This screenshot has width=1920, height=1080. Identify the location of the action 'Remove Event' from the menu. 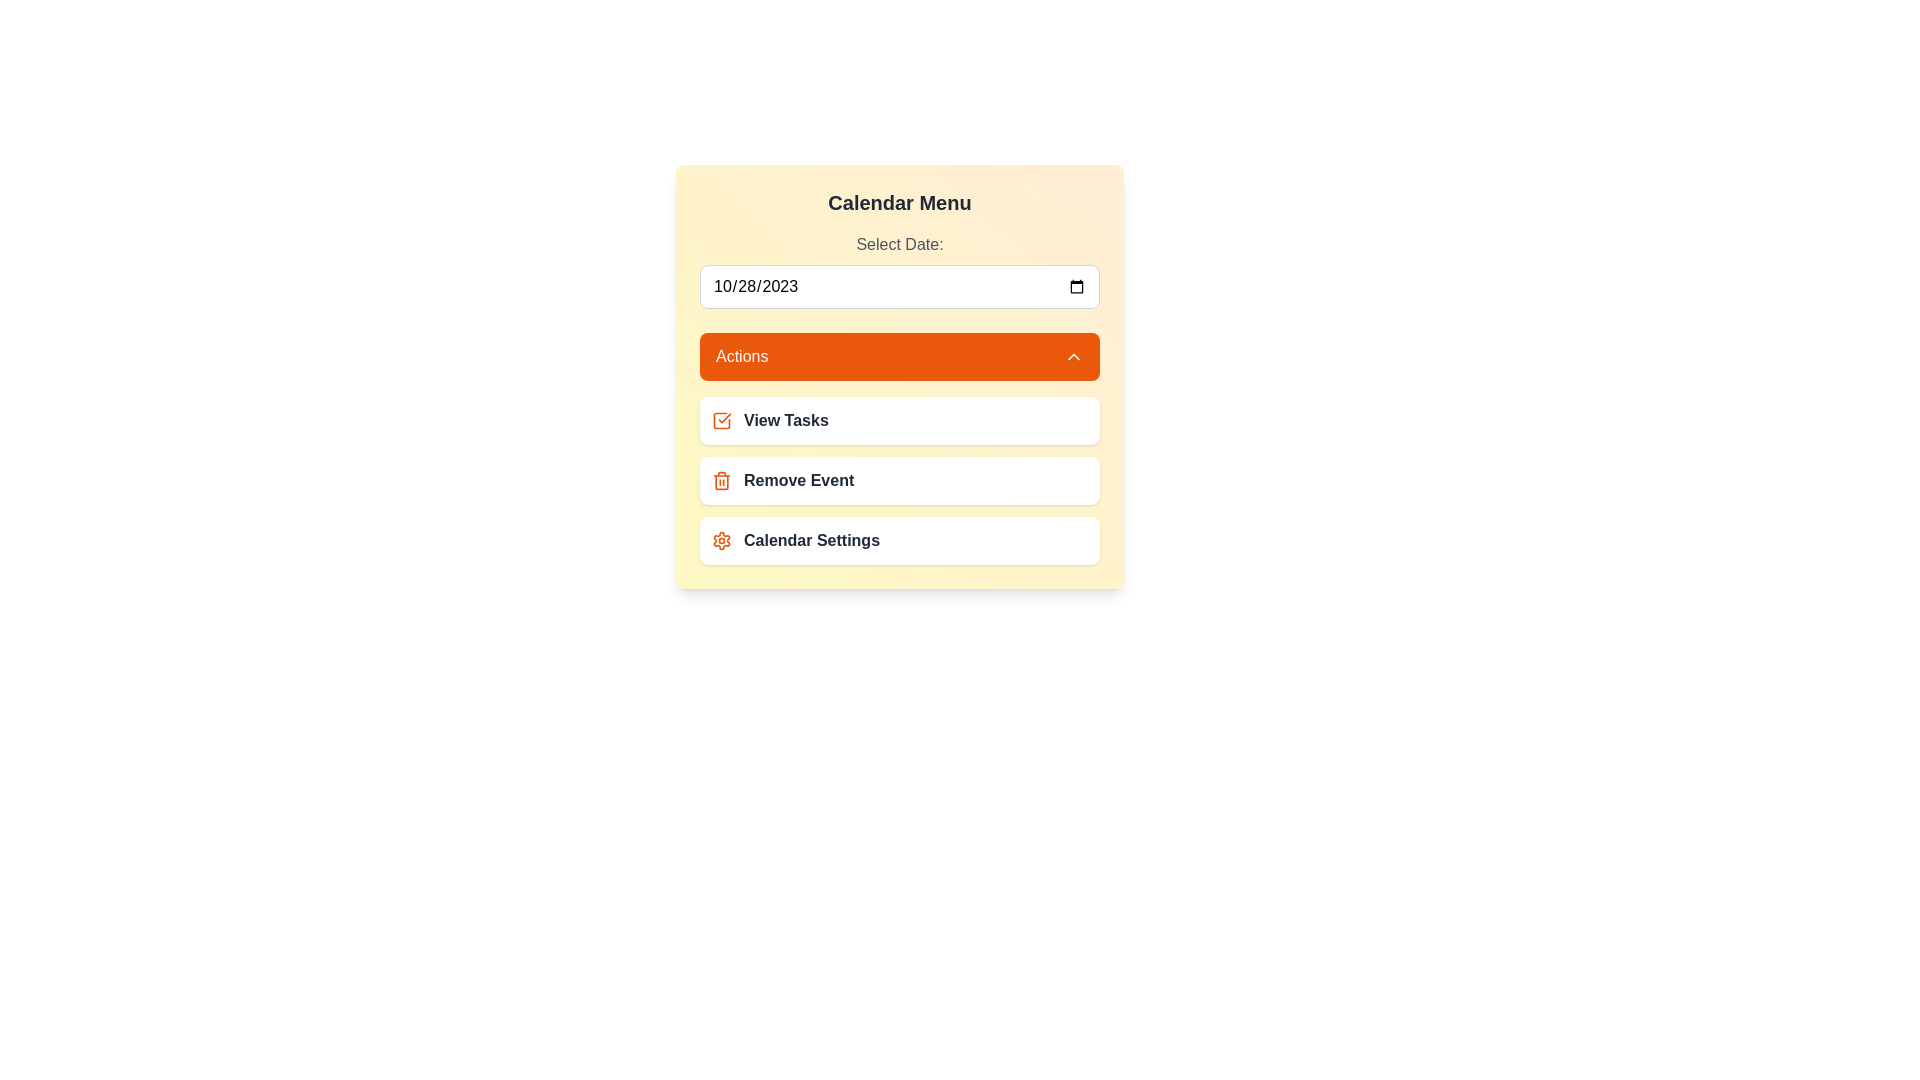
(899, 481).